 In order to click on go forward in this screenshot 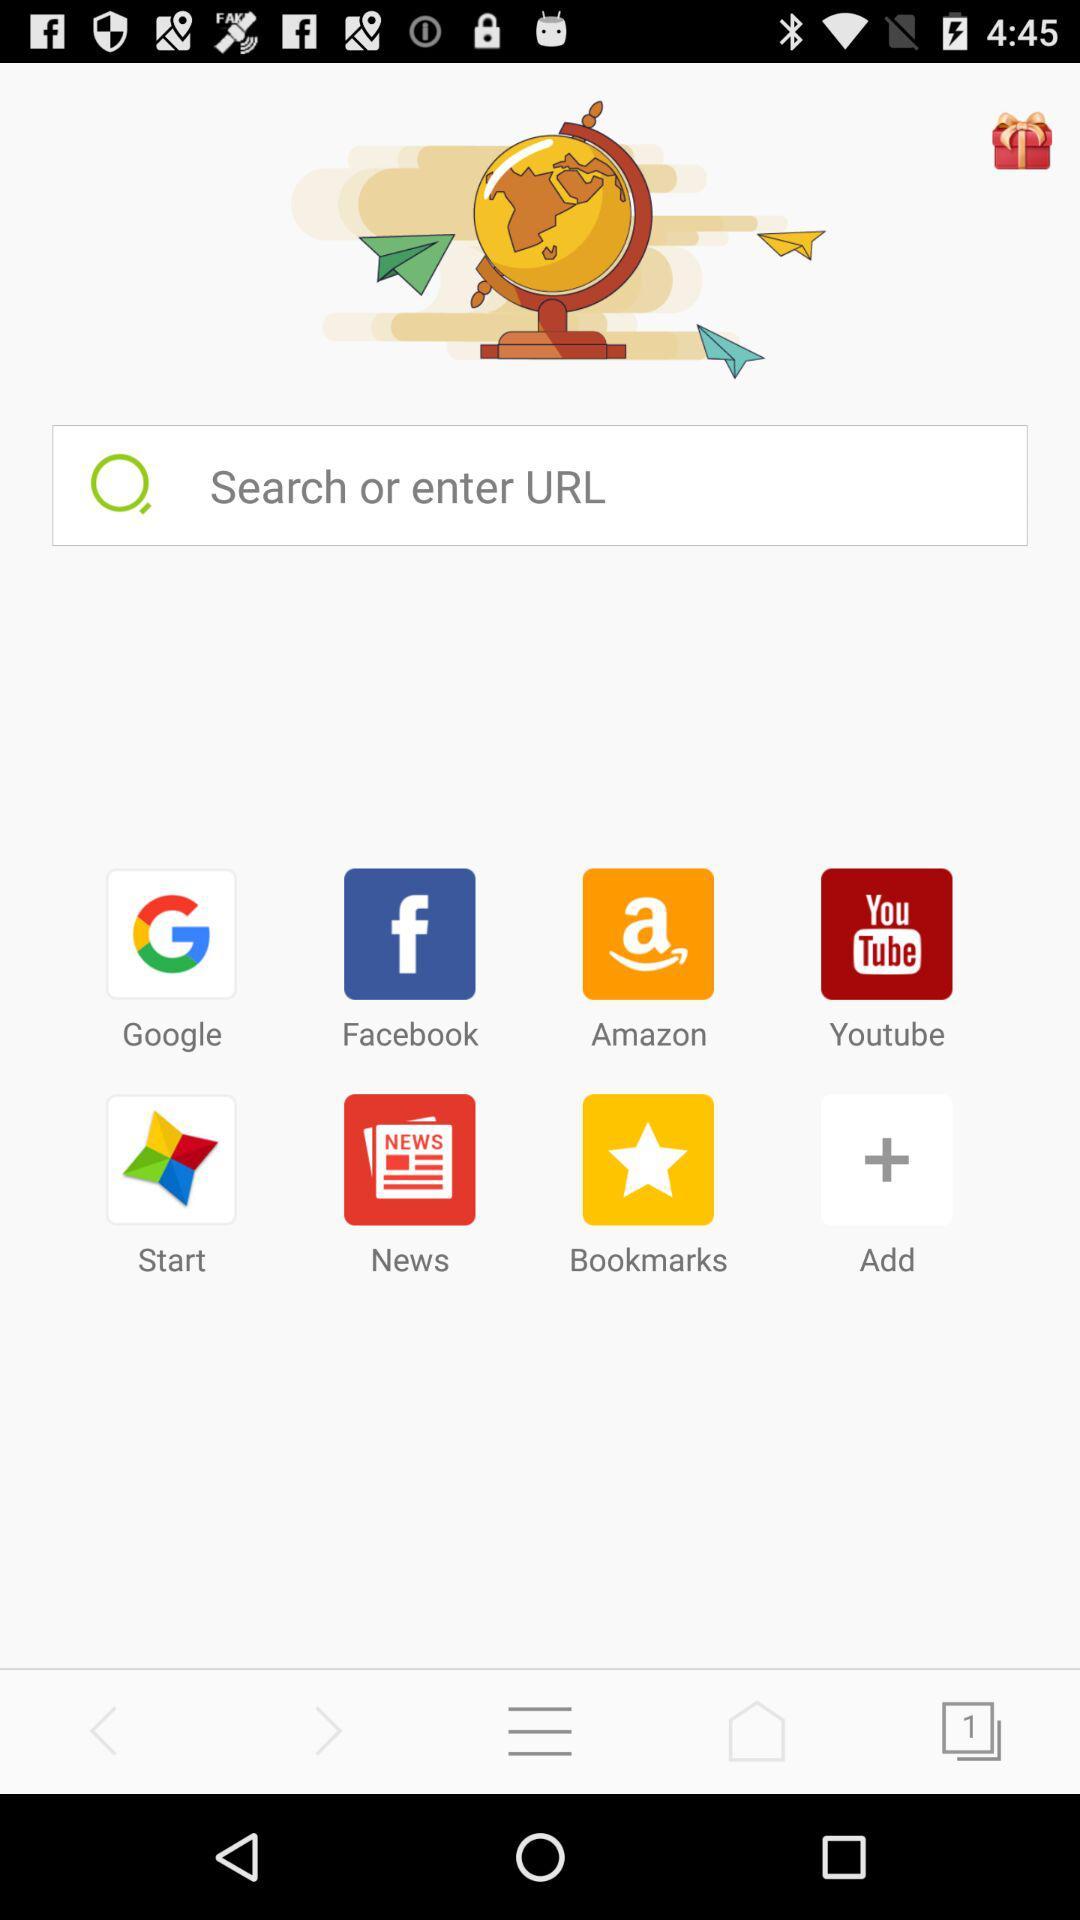, I will do `click(323, 1730)`.